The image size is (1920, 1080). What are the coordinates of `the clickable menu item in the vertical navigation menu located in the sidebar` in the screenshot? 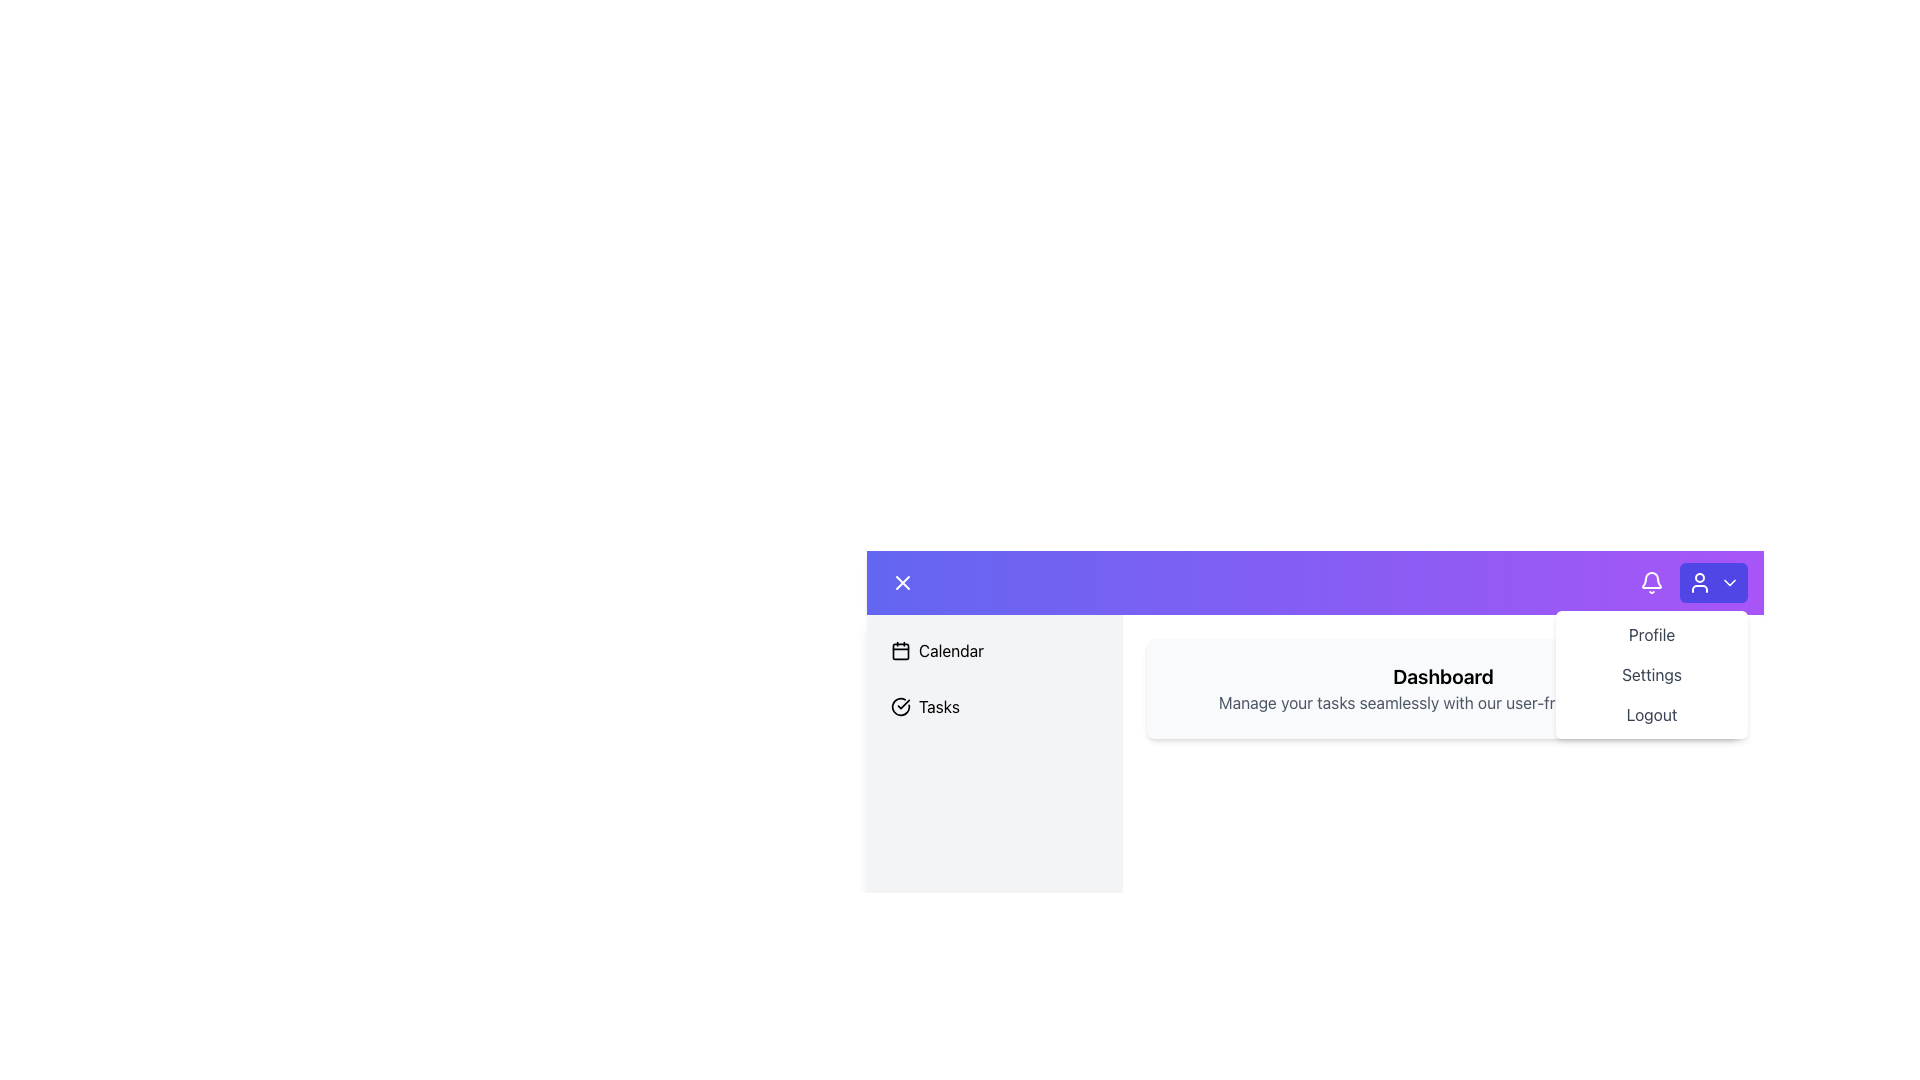 It's located at (994, 677).